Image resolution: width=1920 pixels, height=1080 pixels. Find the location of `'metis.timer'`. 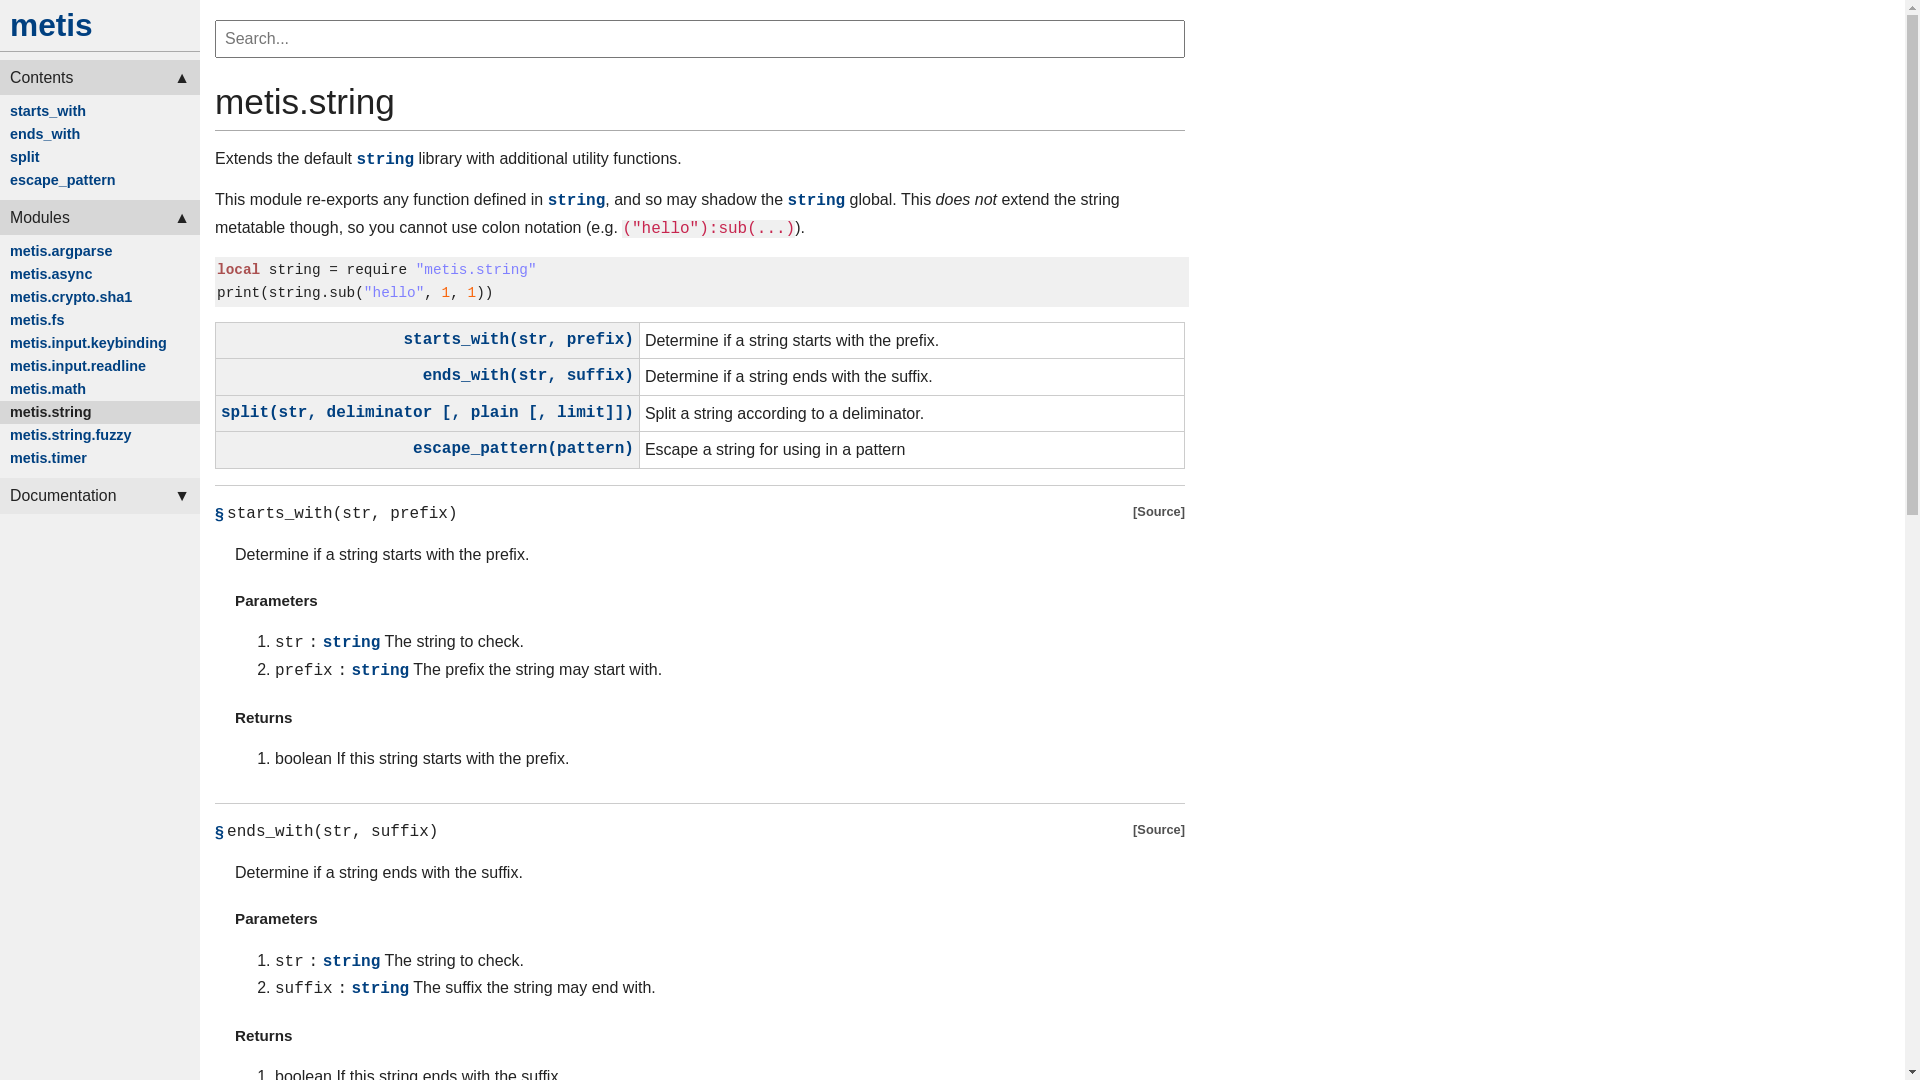

'metis.timer' is located at coordinates (99, 458).